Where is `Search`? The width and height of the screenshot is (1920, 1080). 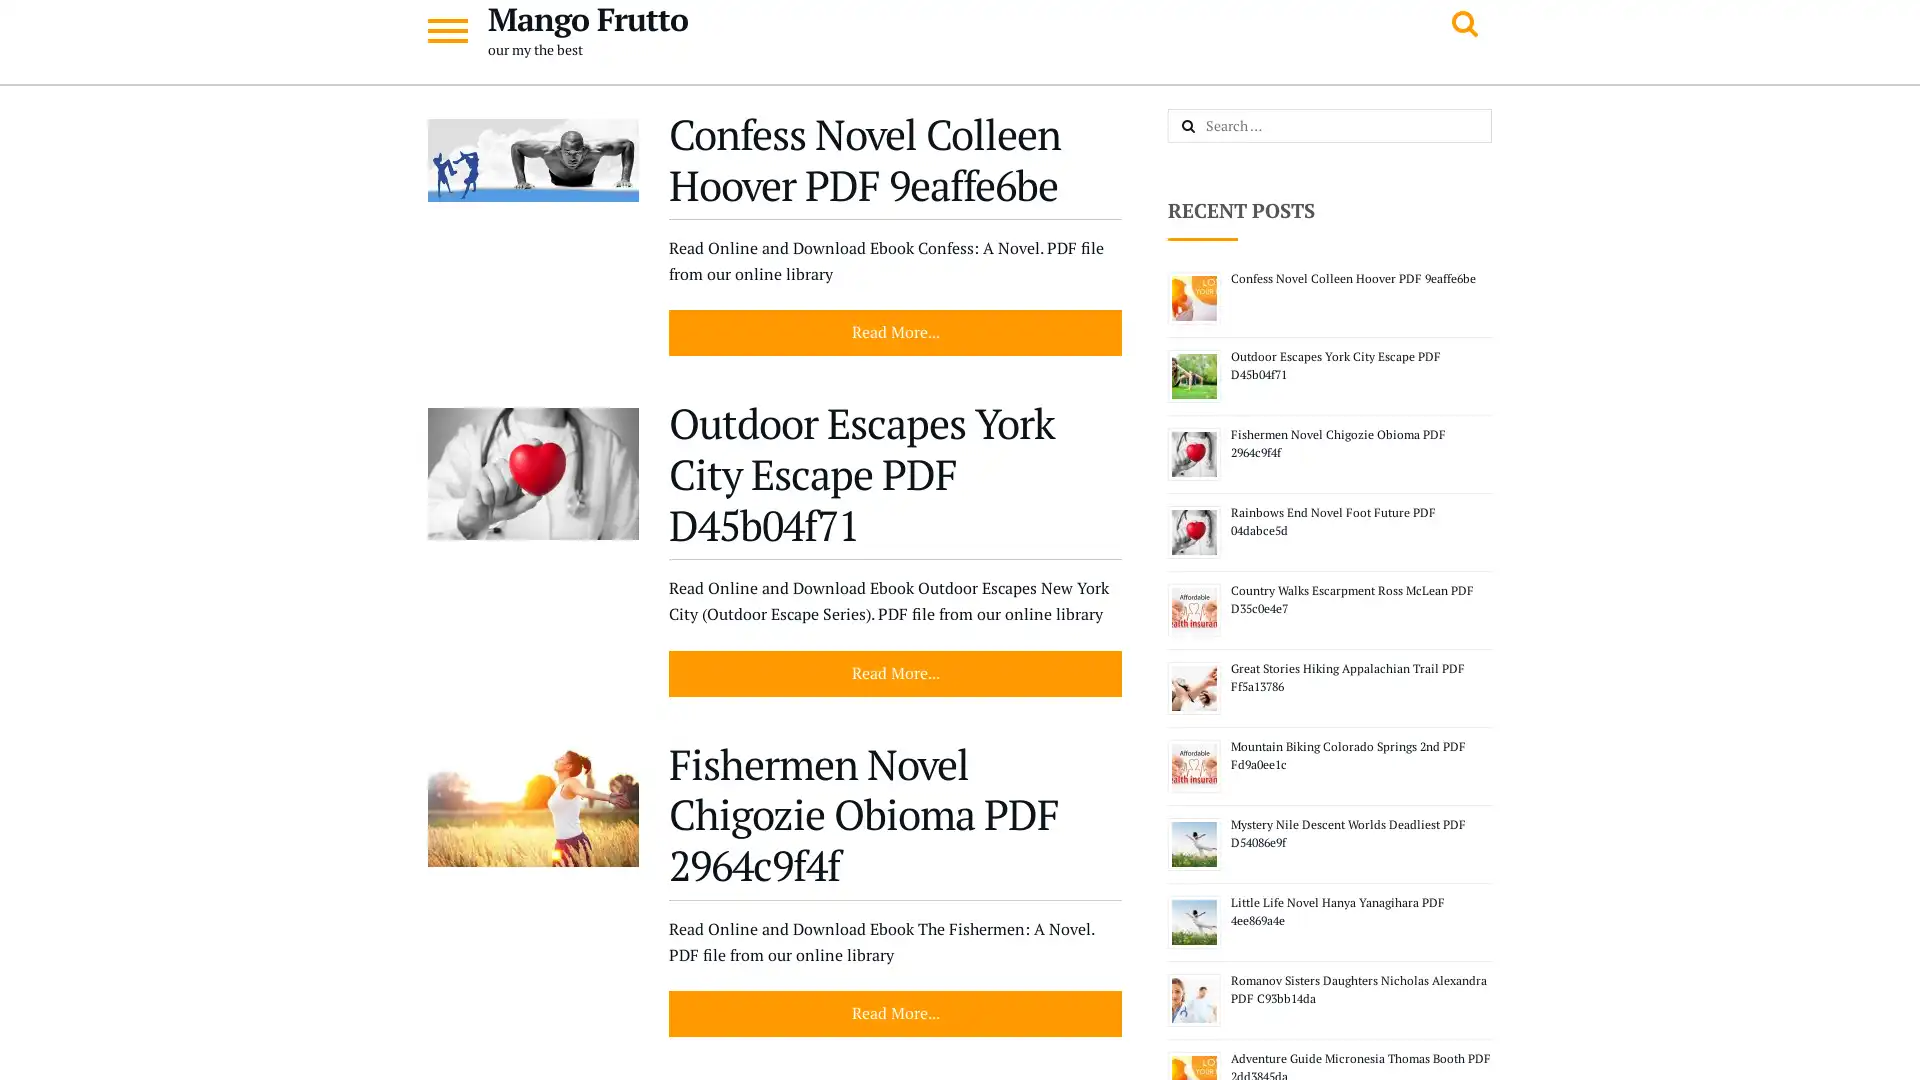
Search is located at coordinates (1209, 127).